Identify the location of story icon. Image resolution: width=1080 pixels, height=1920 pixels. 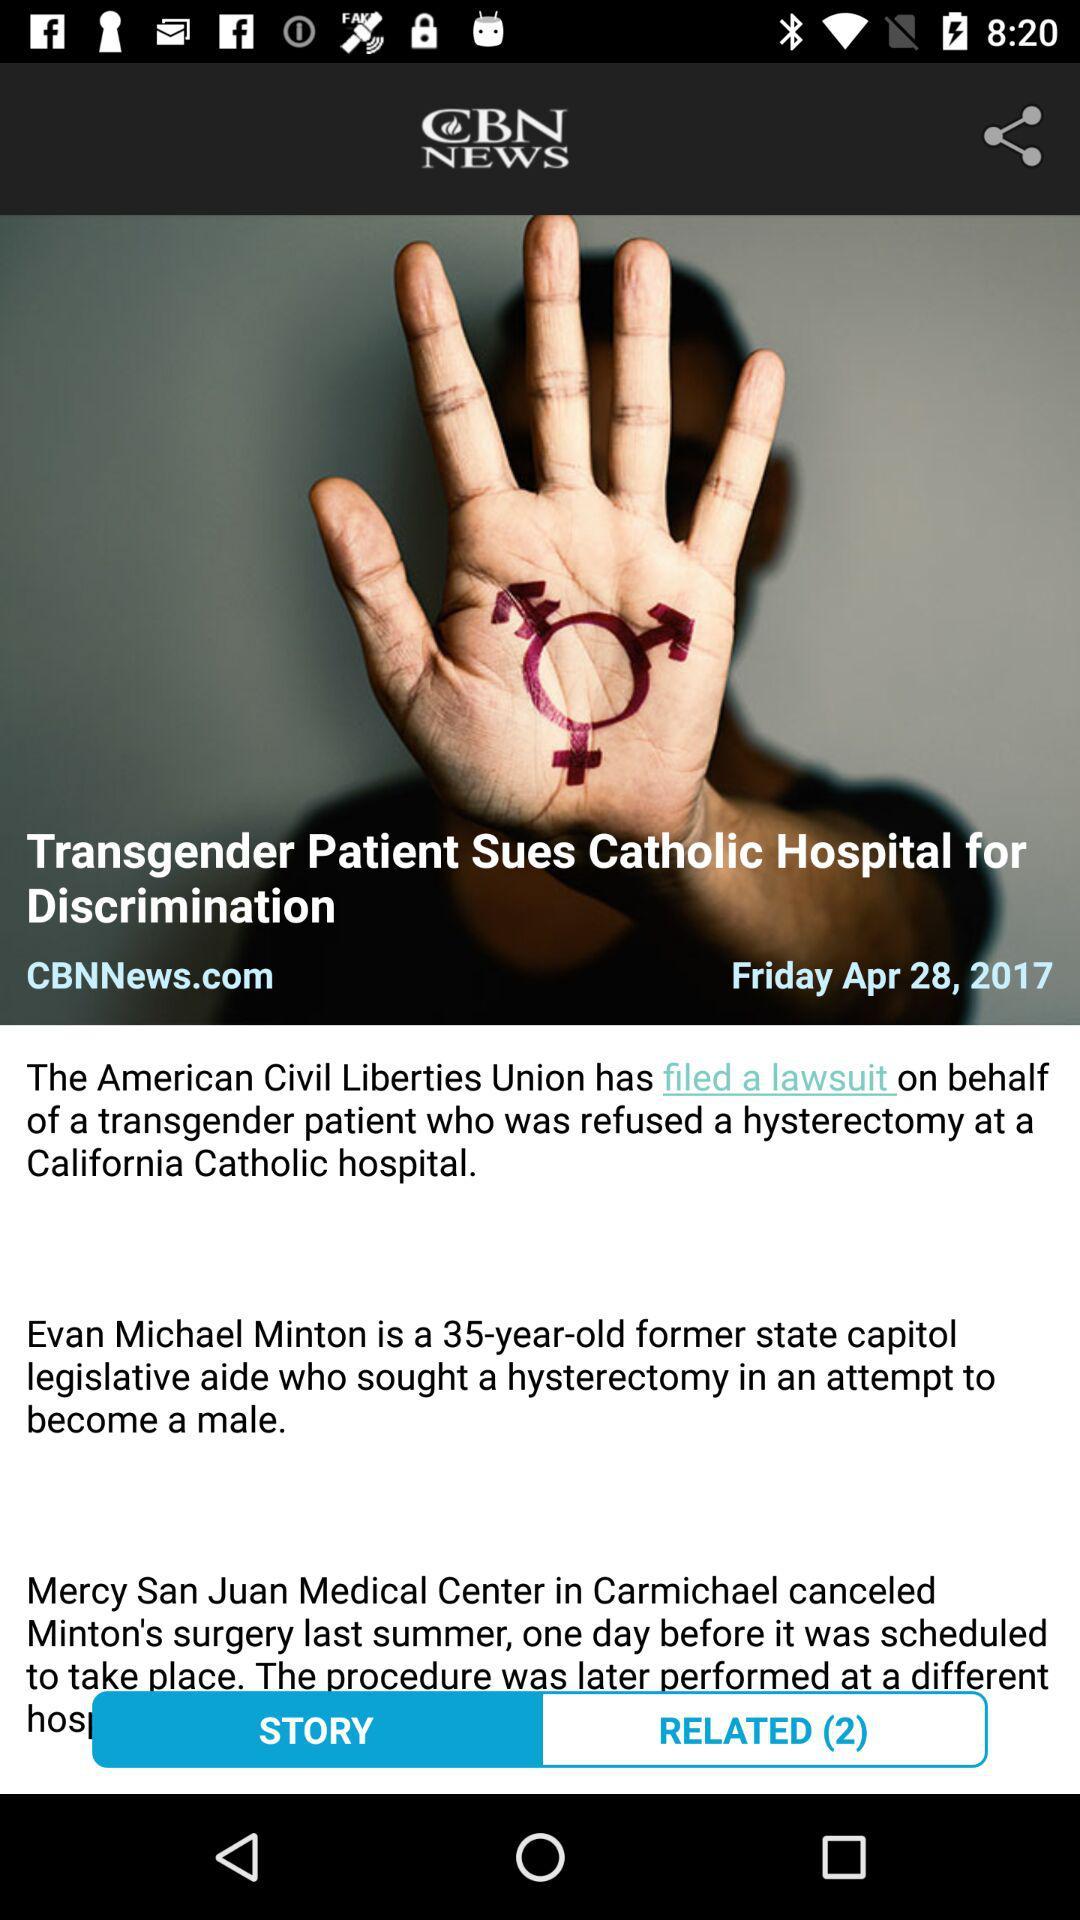
(315, 1728).